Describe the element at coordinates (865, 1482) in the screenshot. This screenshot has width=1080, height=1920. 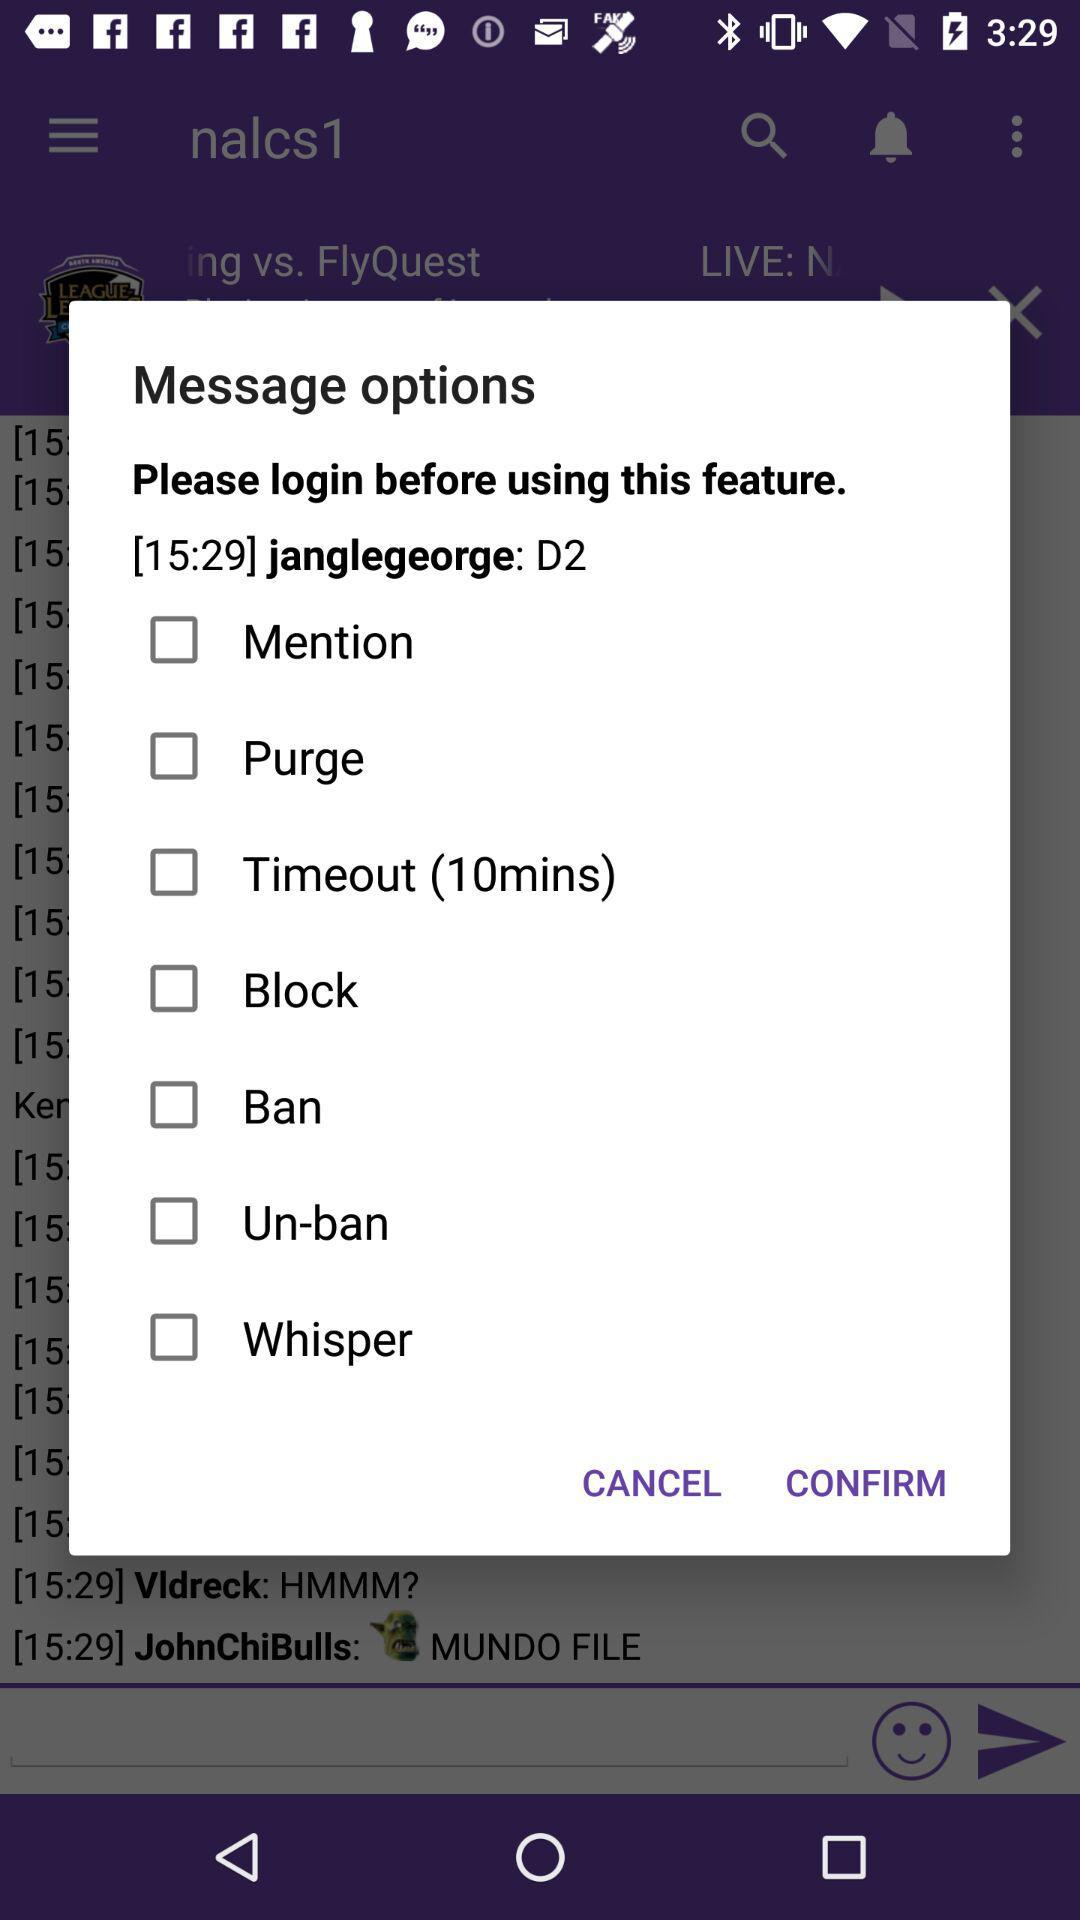
I see `confirm at the bottom right corner` at that location.